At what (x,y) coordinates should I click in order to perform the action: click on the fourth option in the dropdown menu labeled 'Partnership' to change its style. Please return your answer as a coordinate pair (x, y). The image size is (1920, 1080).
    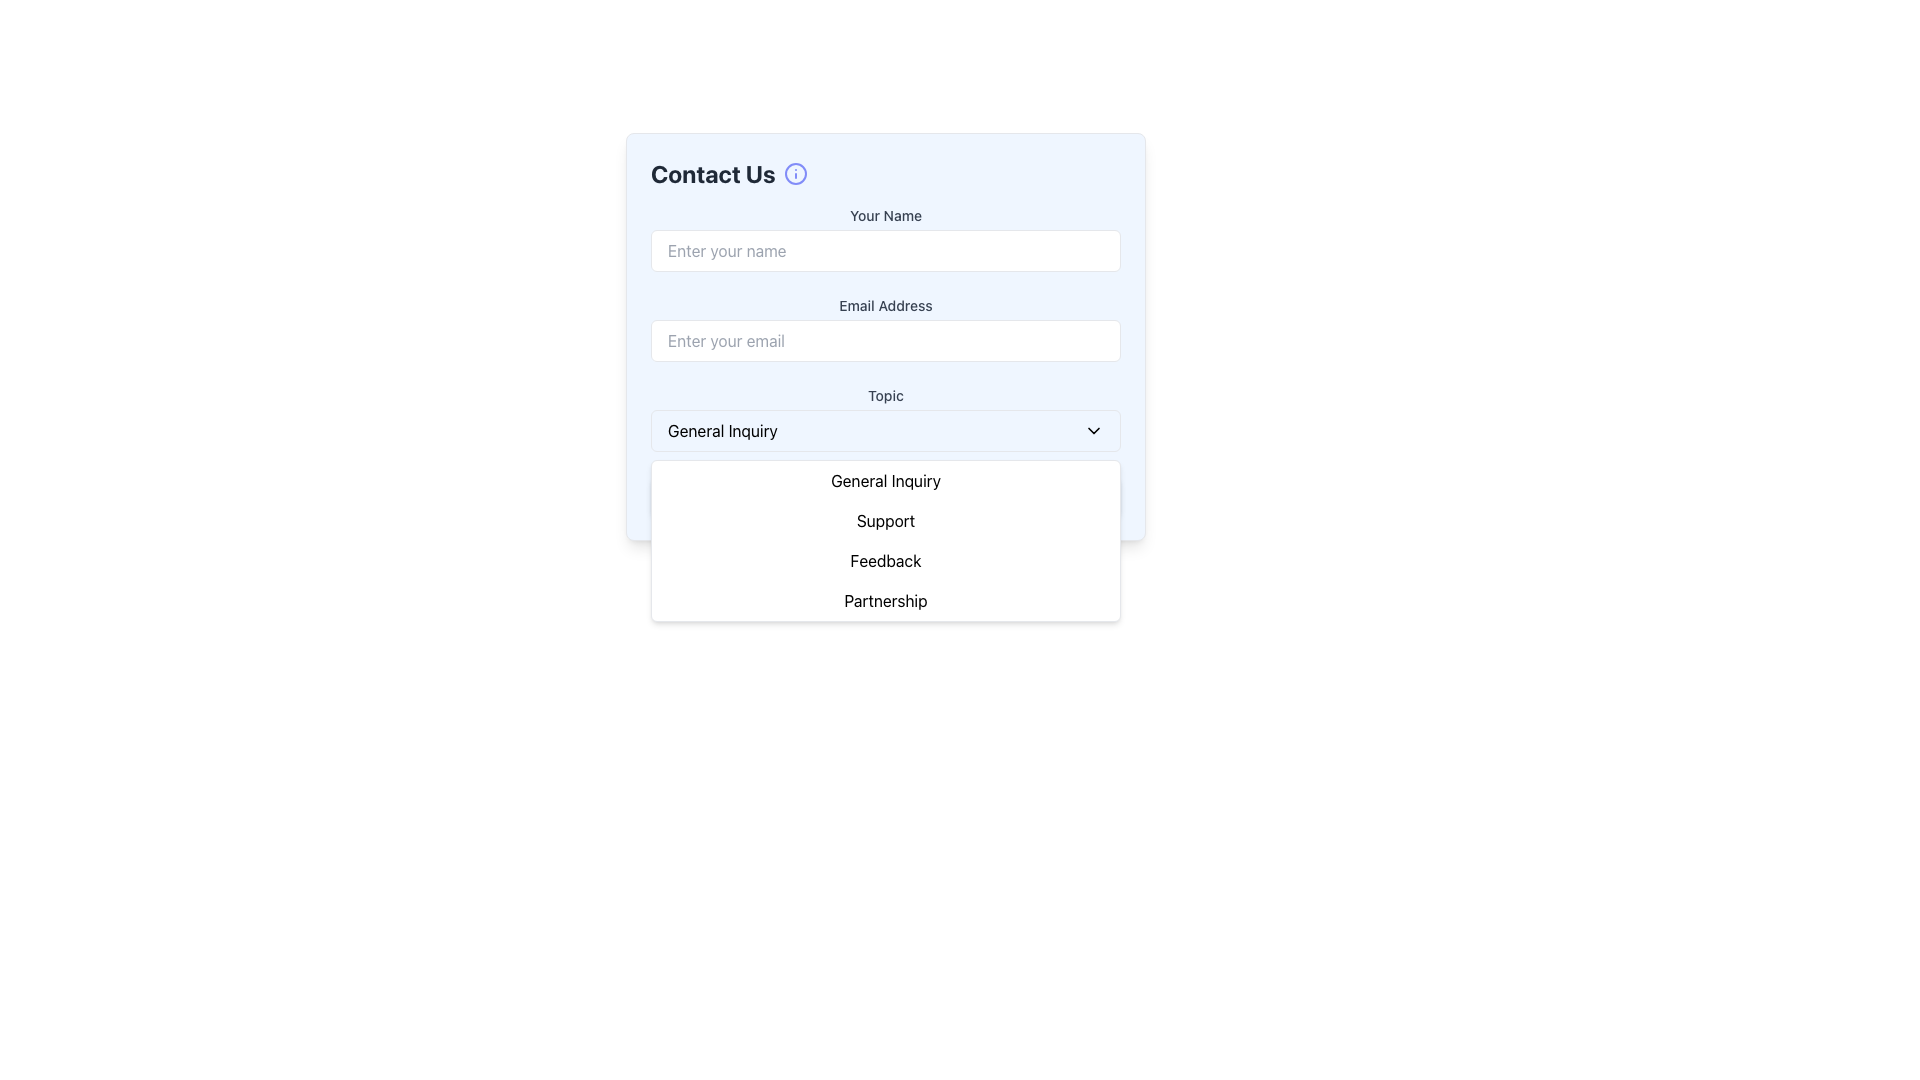
    Looking at the image, I should click on (885, 600).